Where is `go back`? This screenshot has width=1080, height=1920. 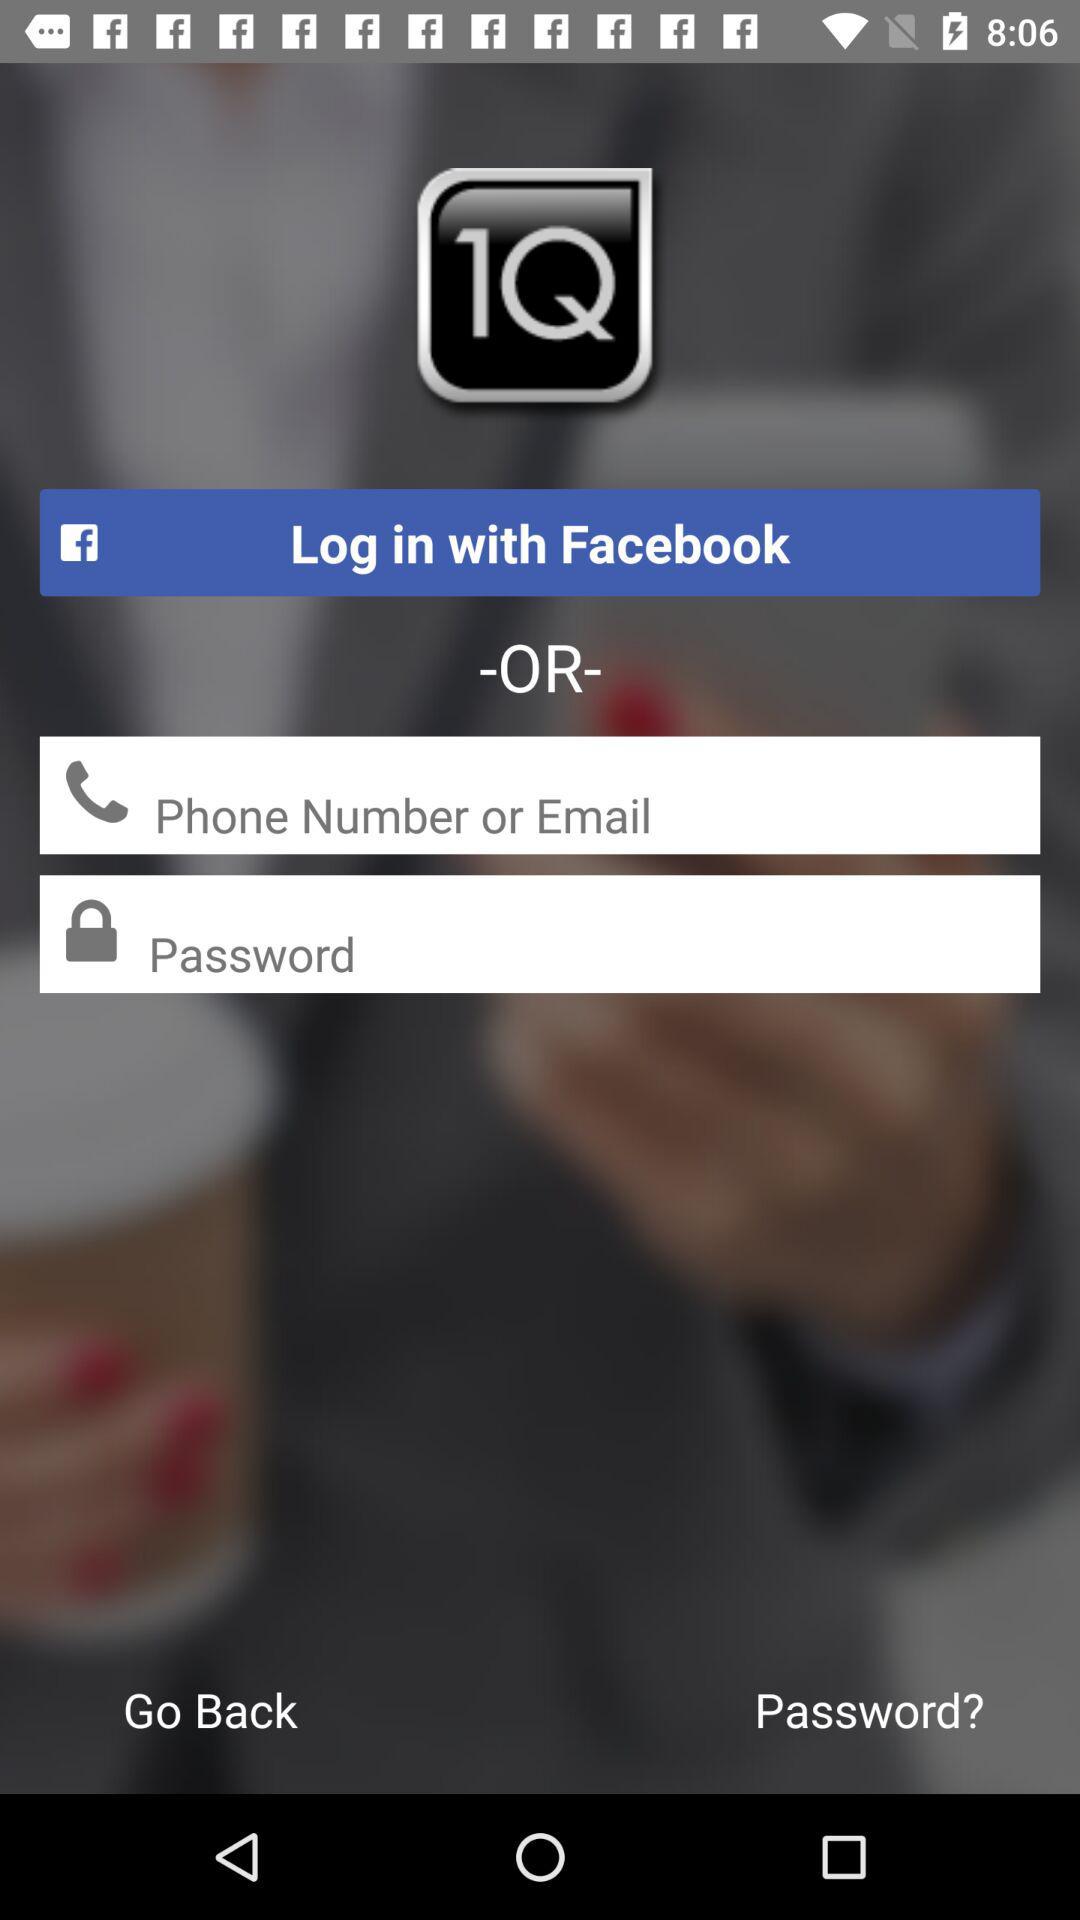 go back is located at coordinates (210, 1708).